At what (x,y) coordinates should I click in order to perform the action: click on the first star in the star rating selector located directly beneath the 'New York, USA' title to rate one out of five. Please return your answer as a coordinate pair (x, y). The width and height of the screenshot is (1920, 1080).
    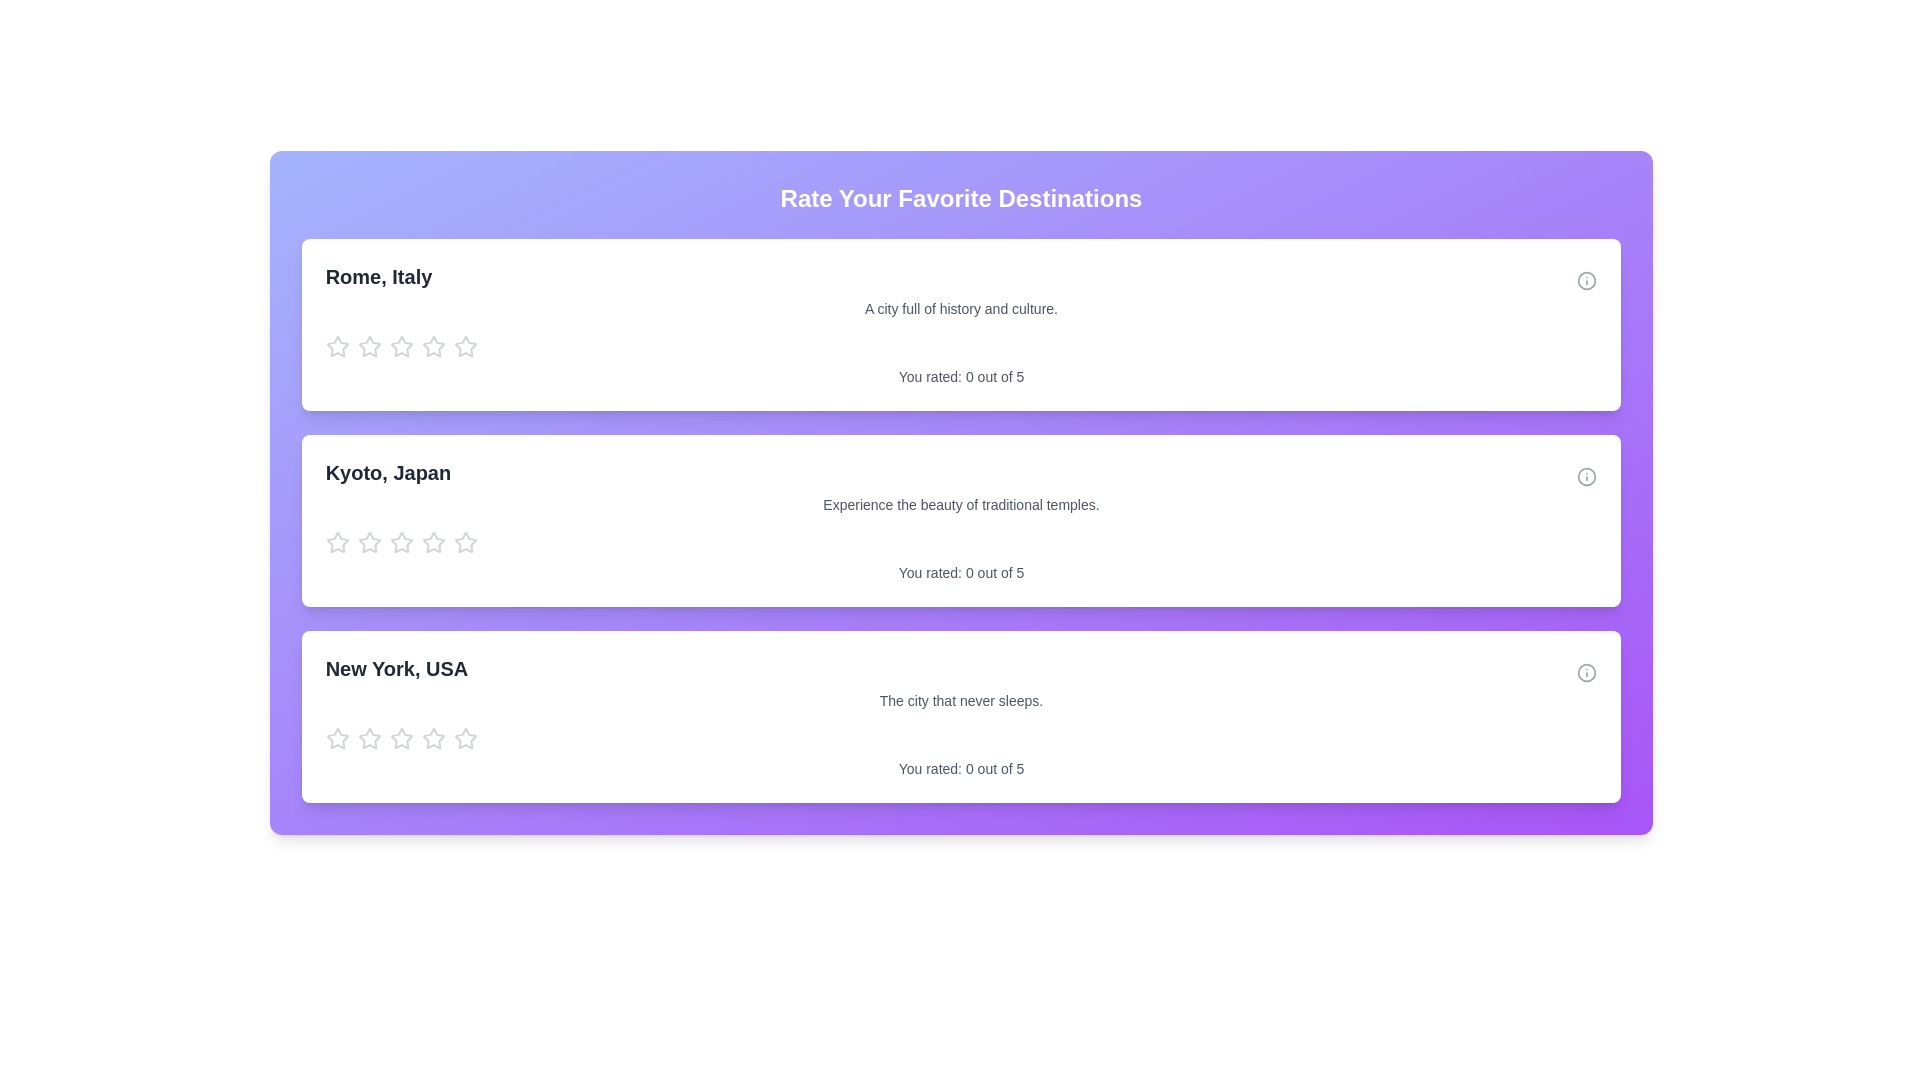
    Looking at the image, I should click on (337, 739).